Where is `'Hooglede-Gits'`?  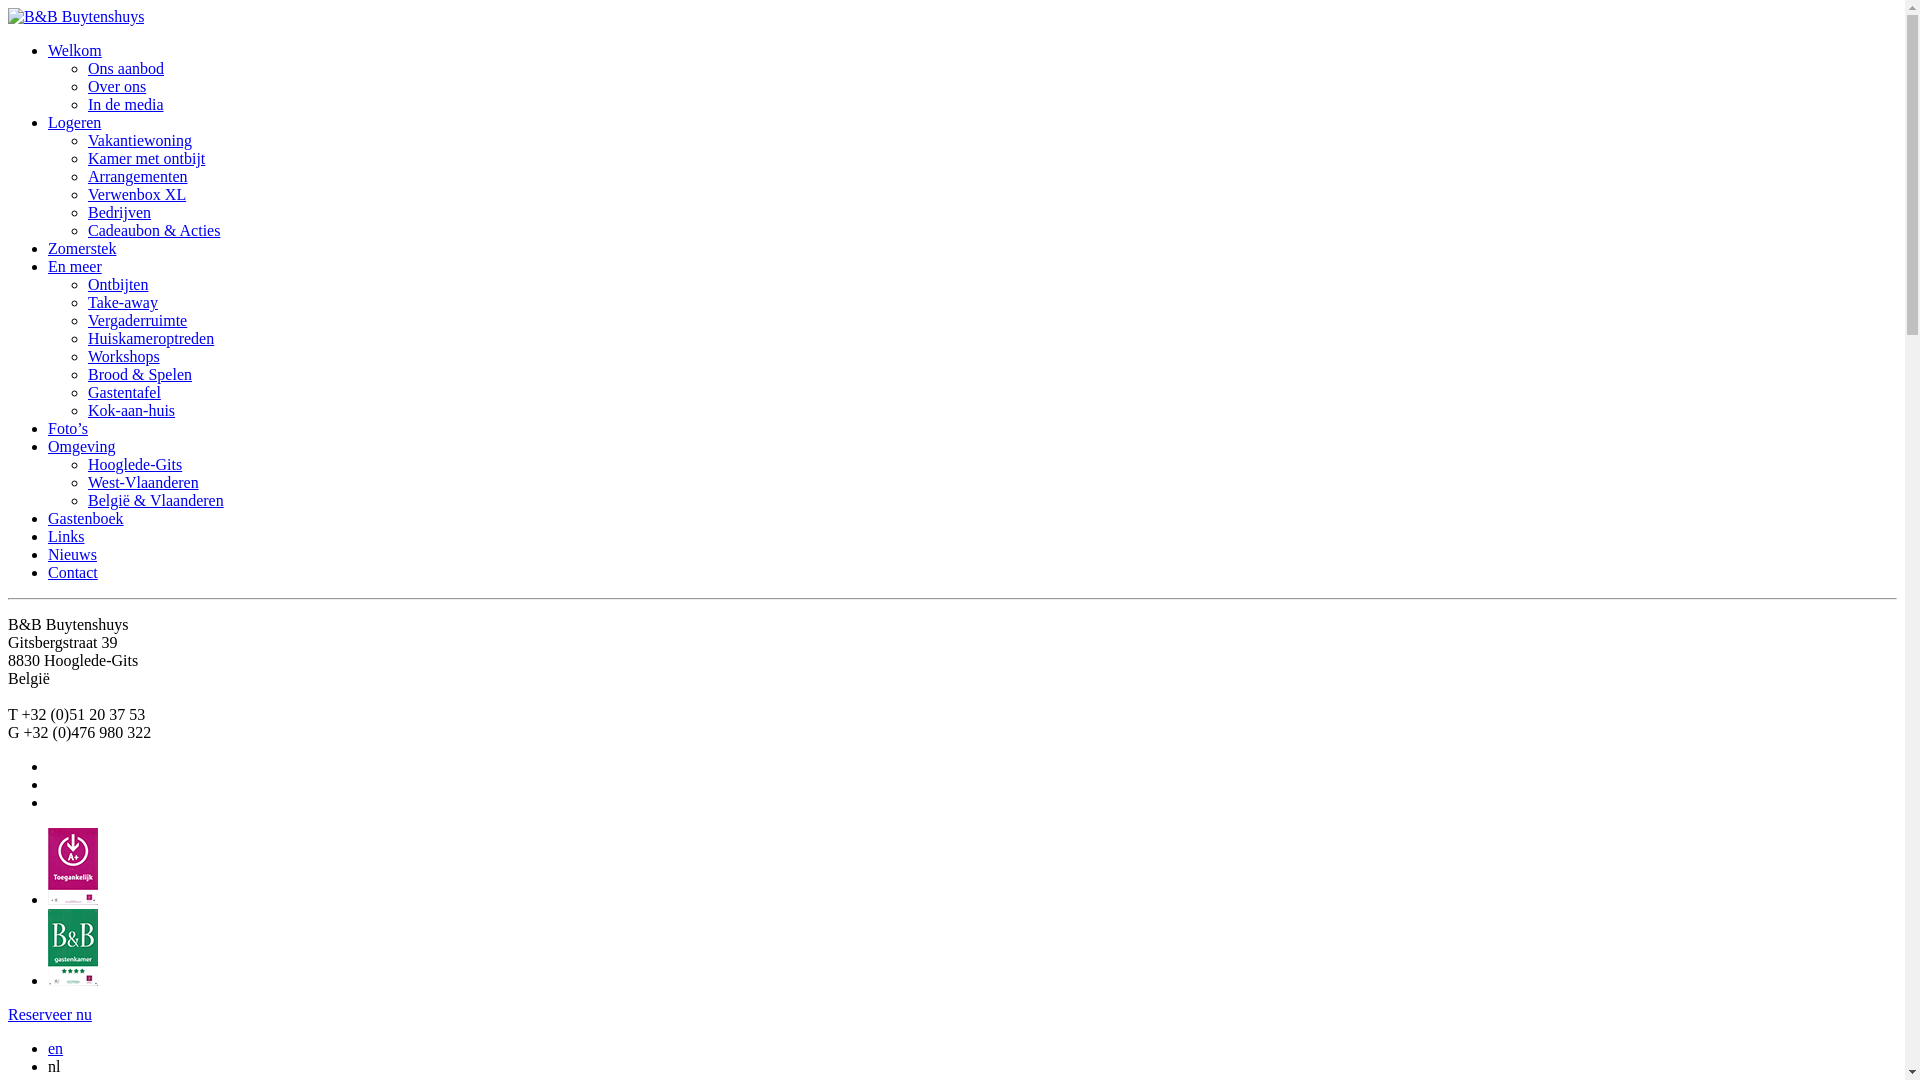 'Hooglede-Gits' is located at coordinates (86, 464).